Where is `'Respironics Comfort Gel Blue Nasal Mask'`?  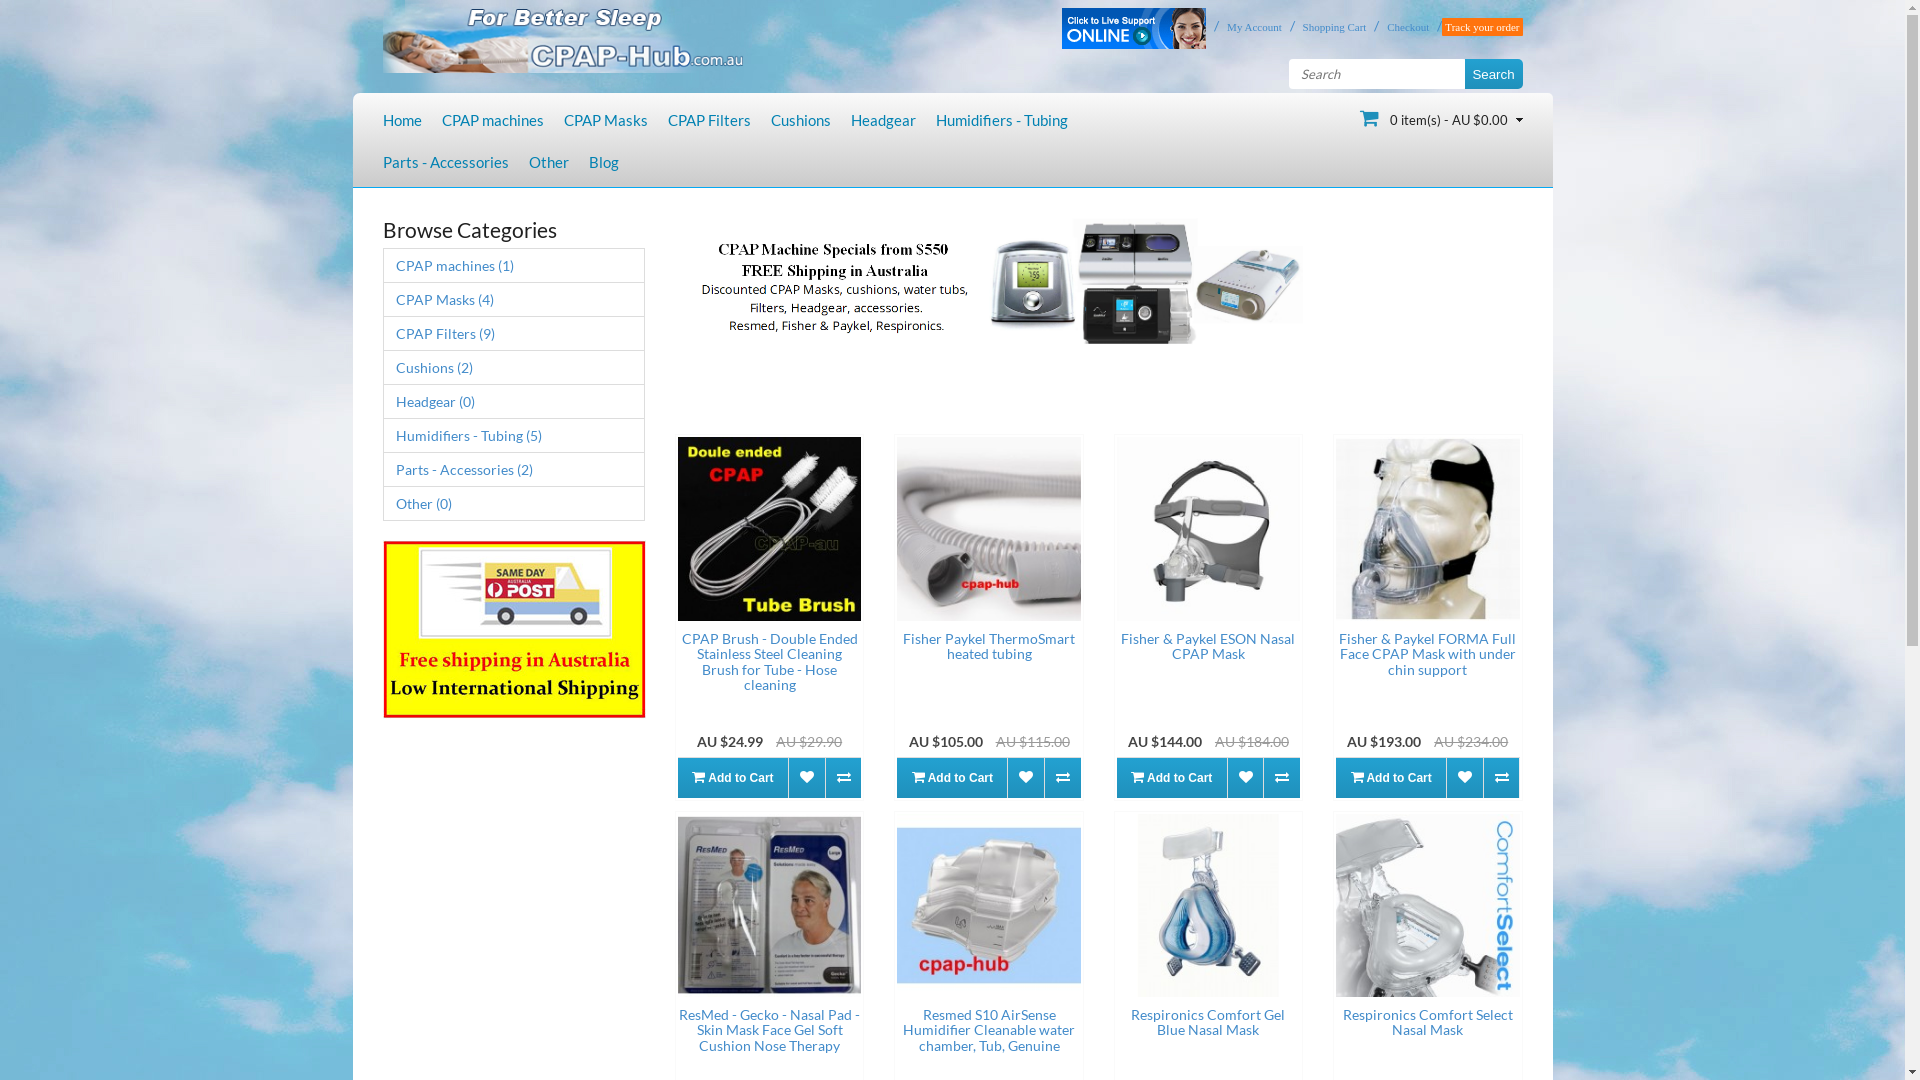
'Respironics Comfort Gel Blue Nasal Mask' is located at coordinates (1207, 1022).